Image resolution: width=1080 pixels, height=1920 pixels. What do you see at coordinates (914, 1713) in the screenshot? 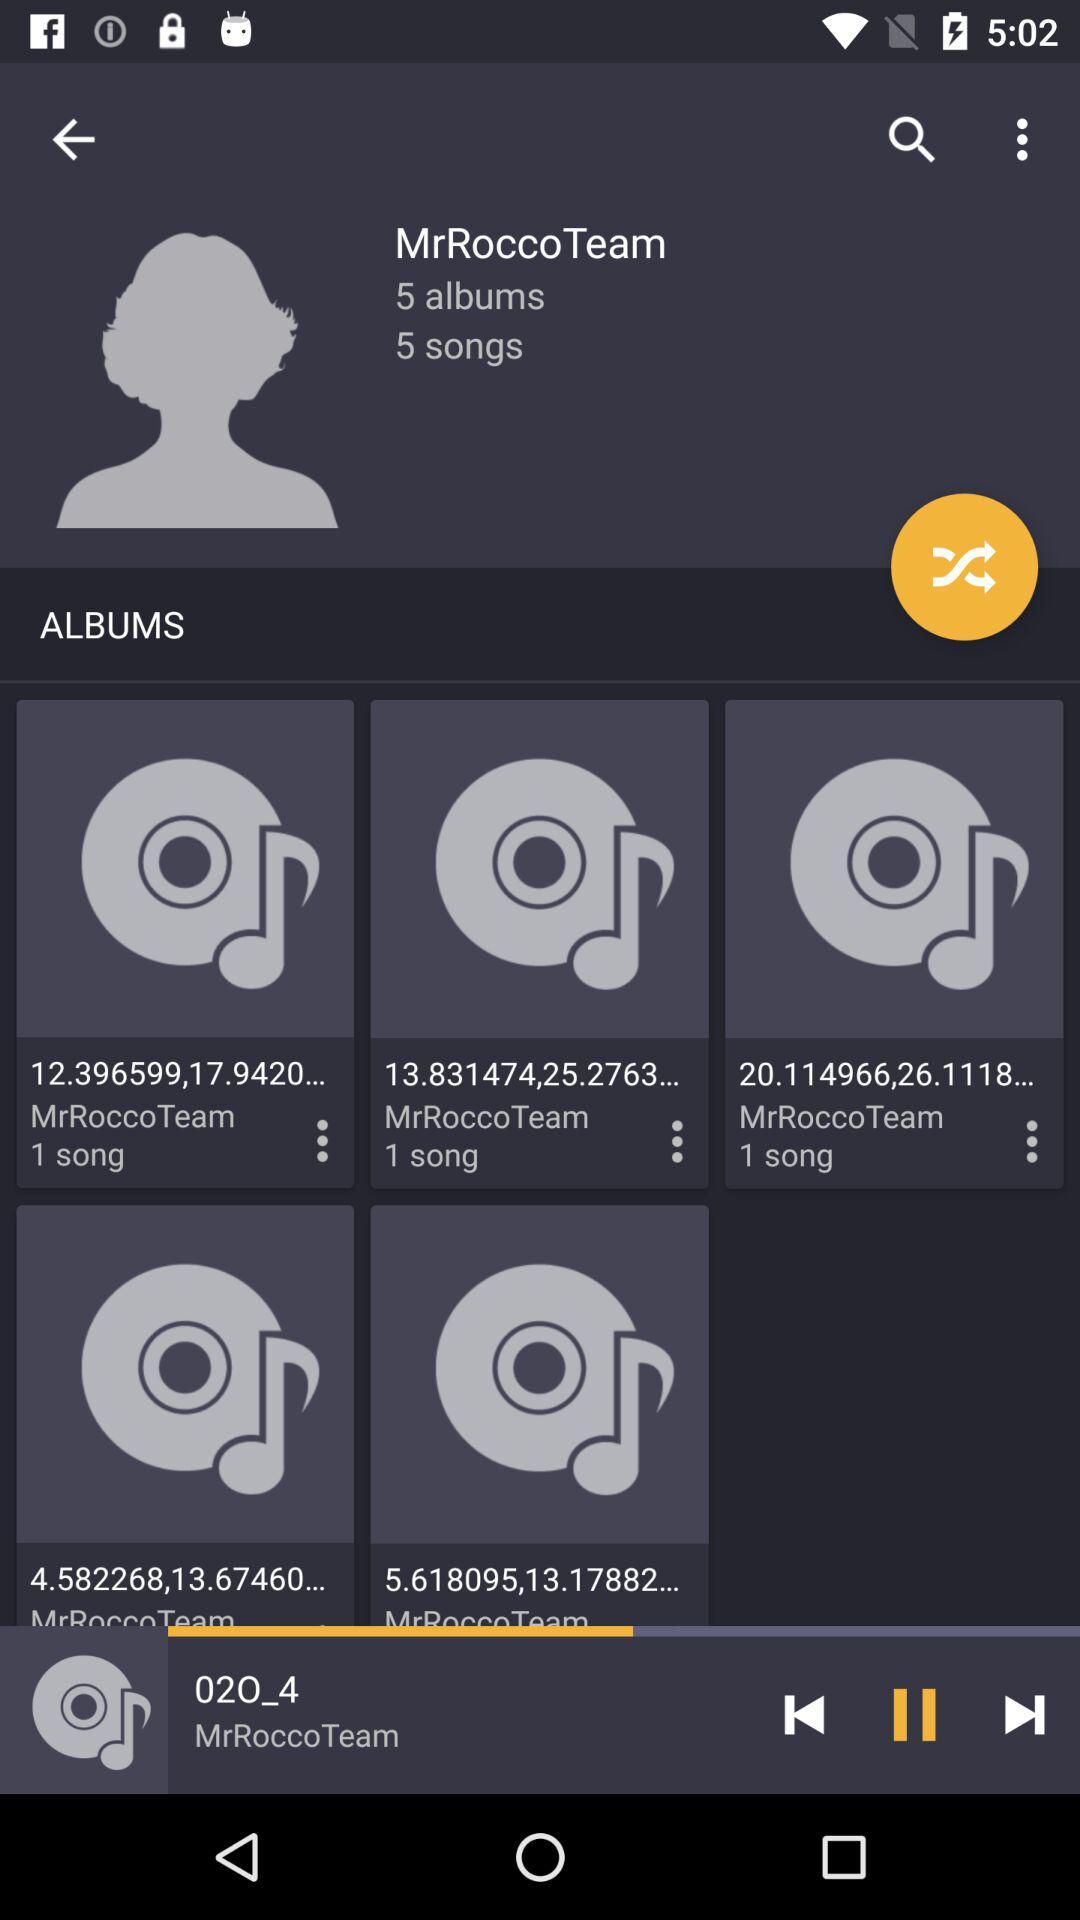
I see `the pause icon` at bounding box center [914, 1713].